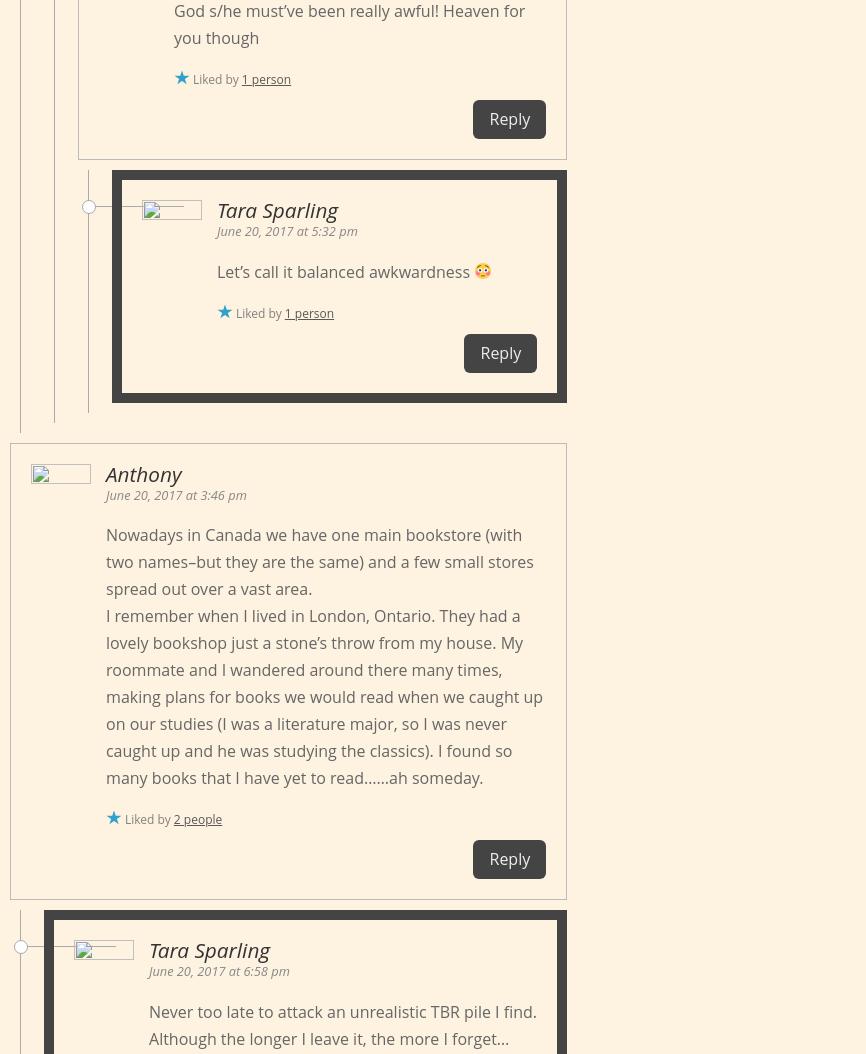 Image resolution: width=866 pixels, height=1054 pixels. I want to click on 'I remember when I lived in London, Ontario.  They had a lovely bookshop just a stone’s throw from my house.  My roommate and I wandered around there many times, making plans for books we would read when we caught up on our studies (I was a literature major, so I was never caught up and he was studying the classics).  I found so many books that I have yet to read……ah someday.', so click(323, 696).